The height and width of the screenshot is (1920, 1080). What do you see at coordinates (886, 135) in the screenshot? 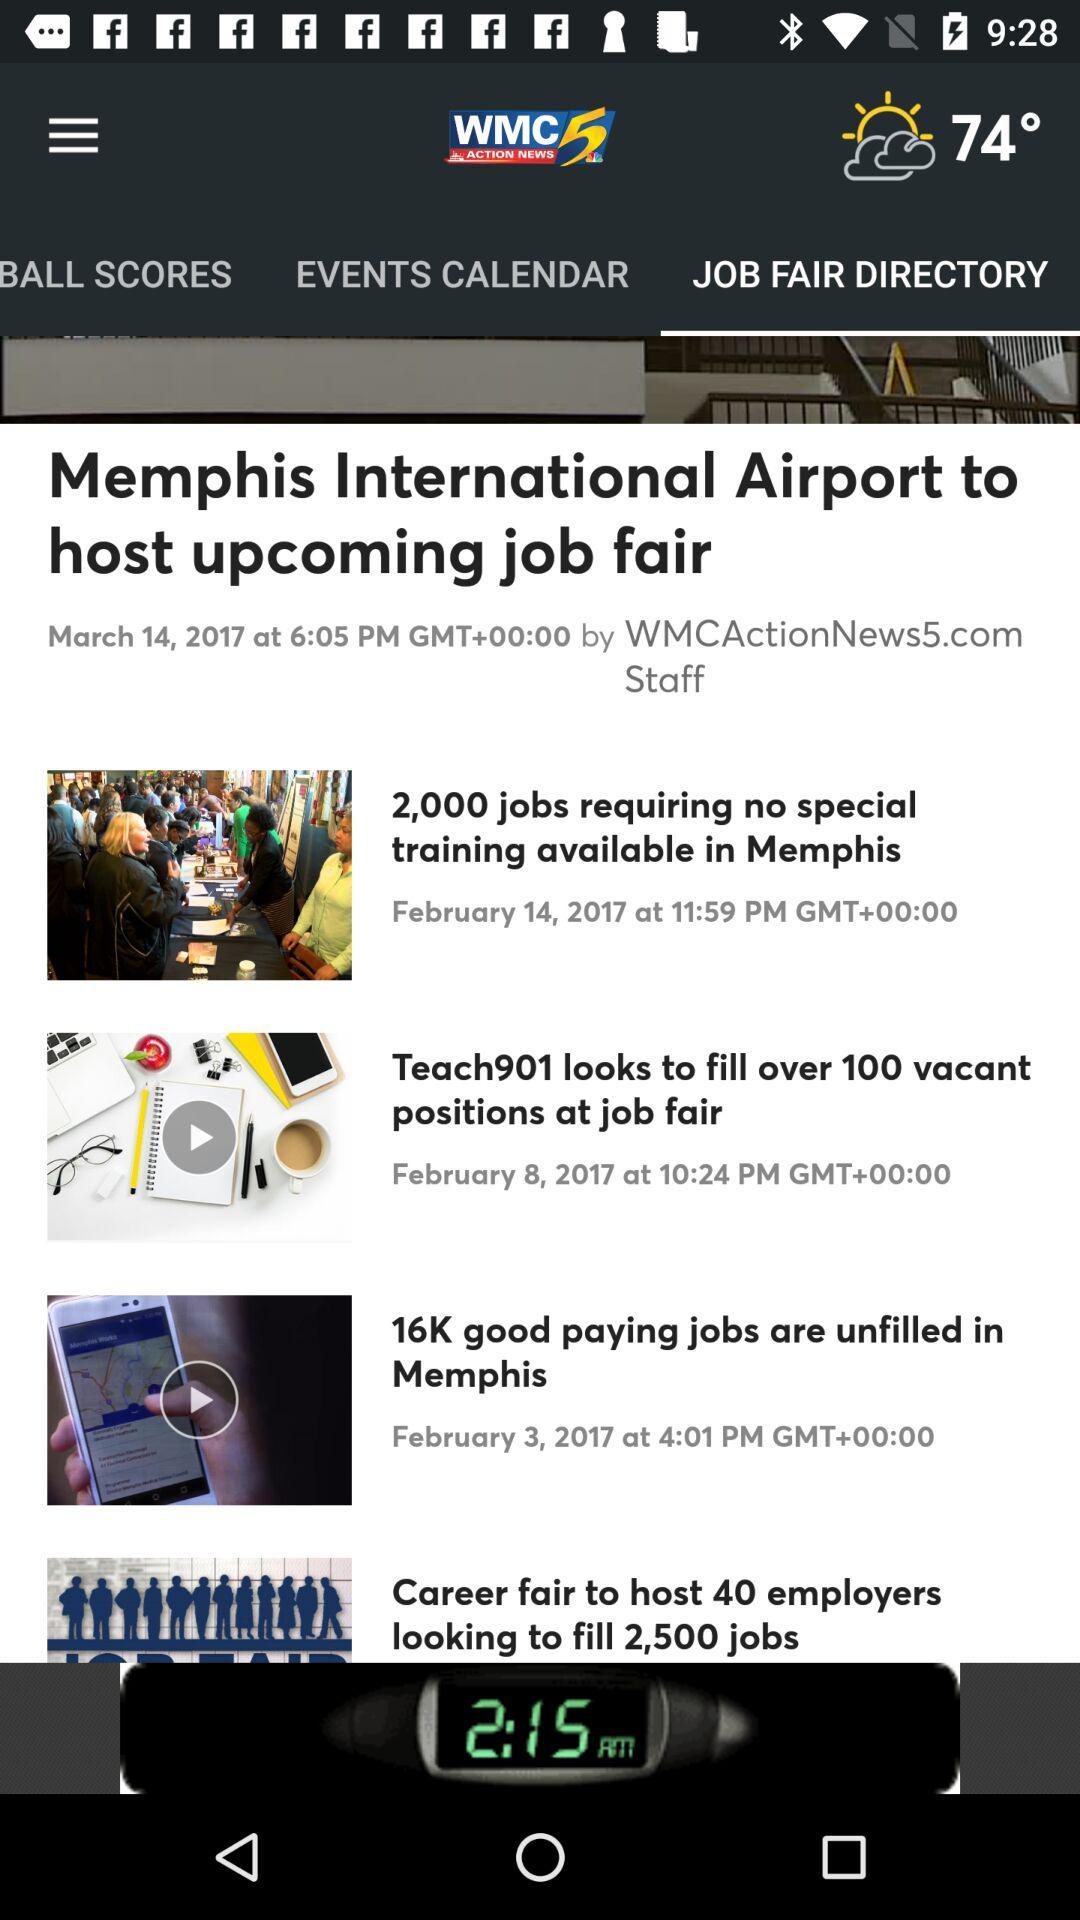
I see `weather` at bounding box center [886, 135].